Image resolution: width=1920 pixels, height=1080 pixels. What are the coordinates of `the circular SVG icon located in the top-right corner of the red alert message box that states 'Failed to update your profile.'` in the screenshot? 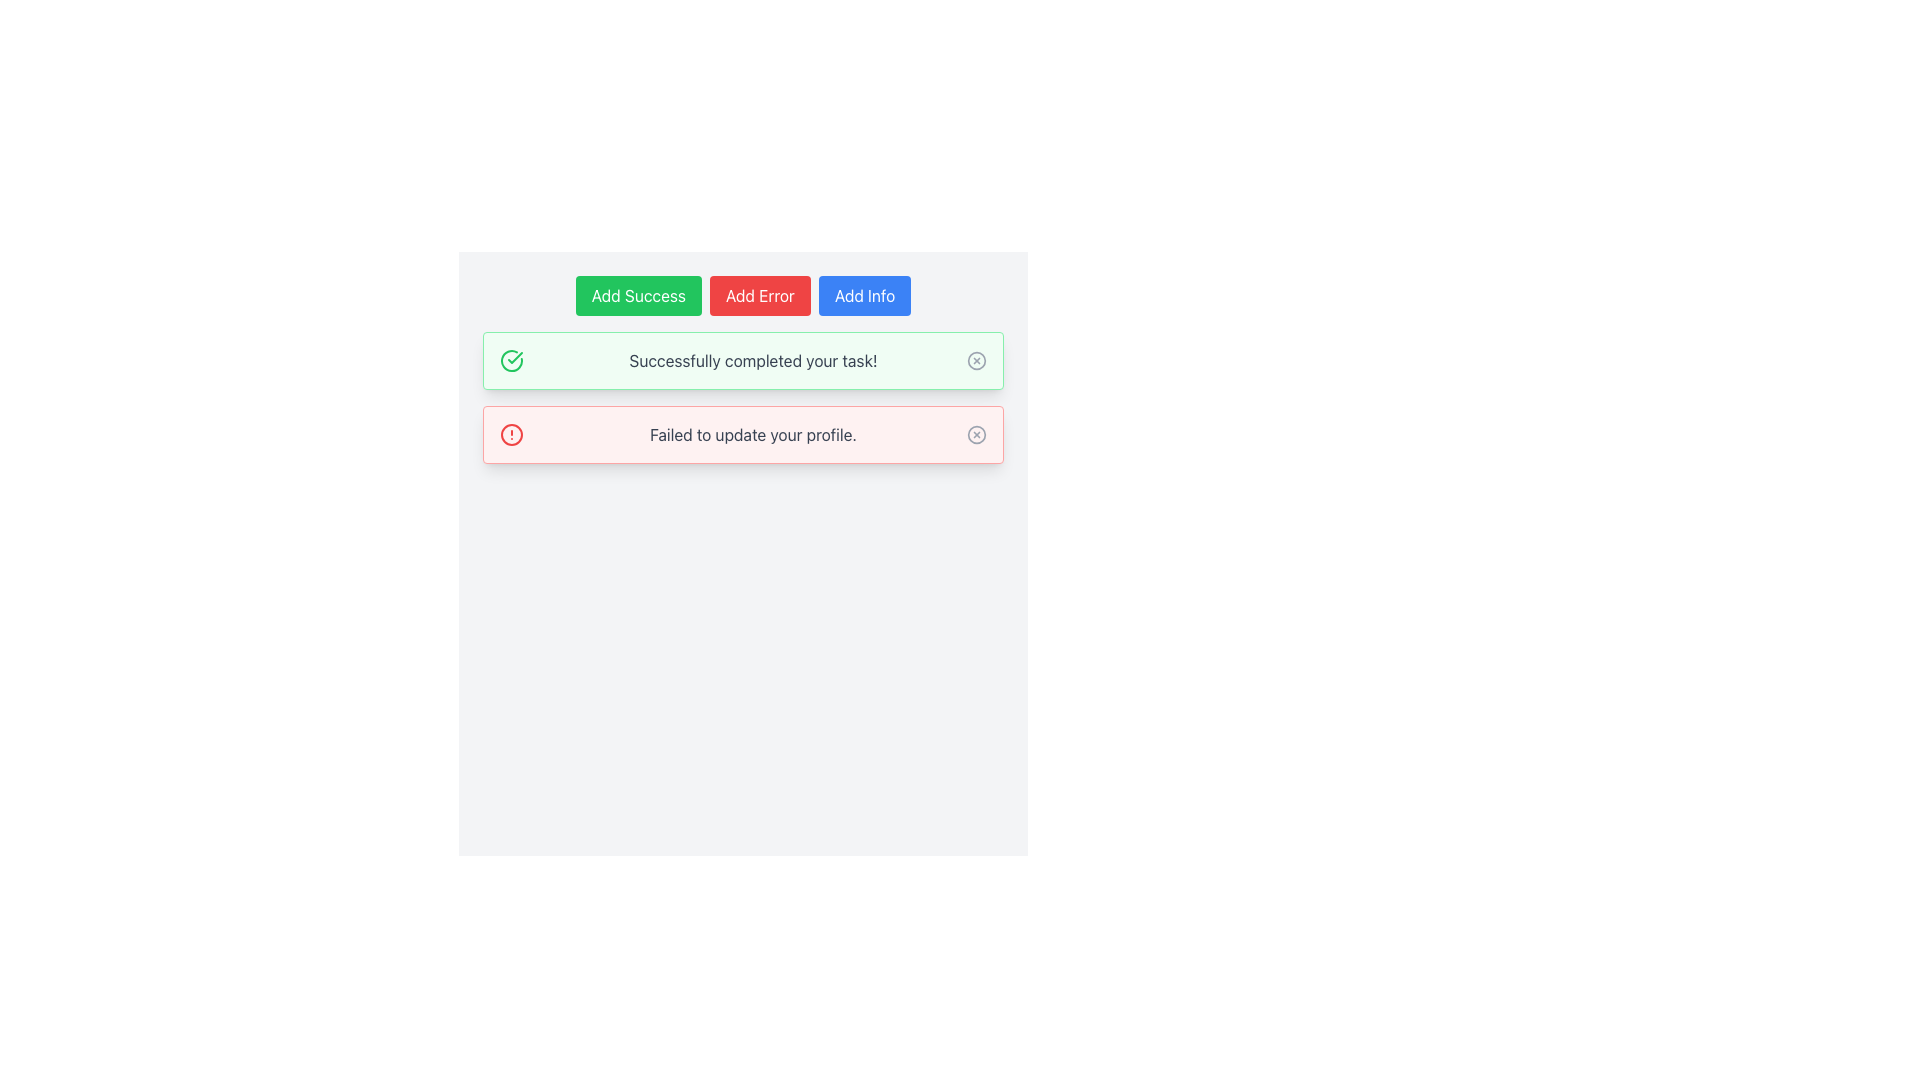 It's located at (977, 434).